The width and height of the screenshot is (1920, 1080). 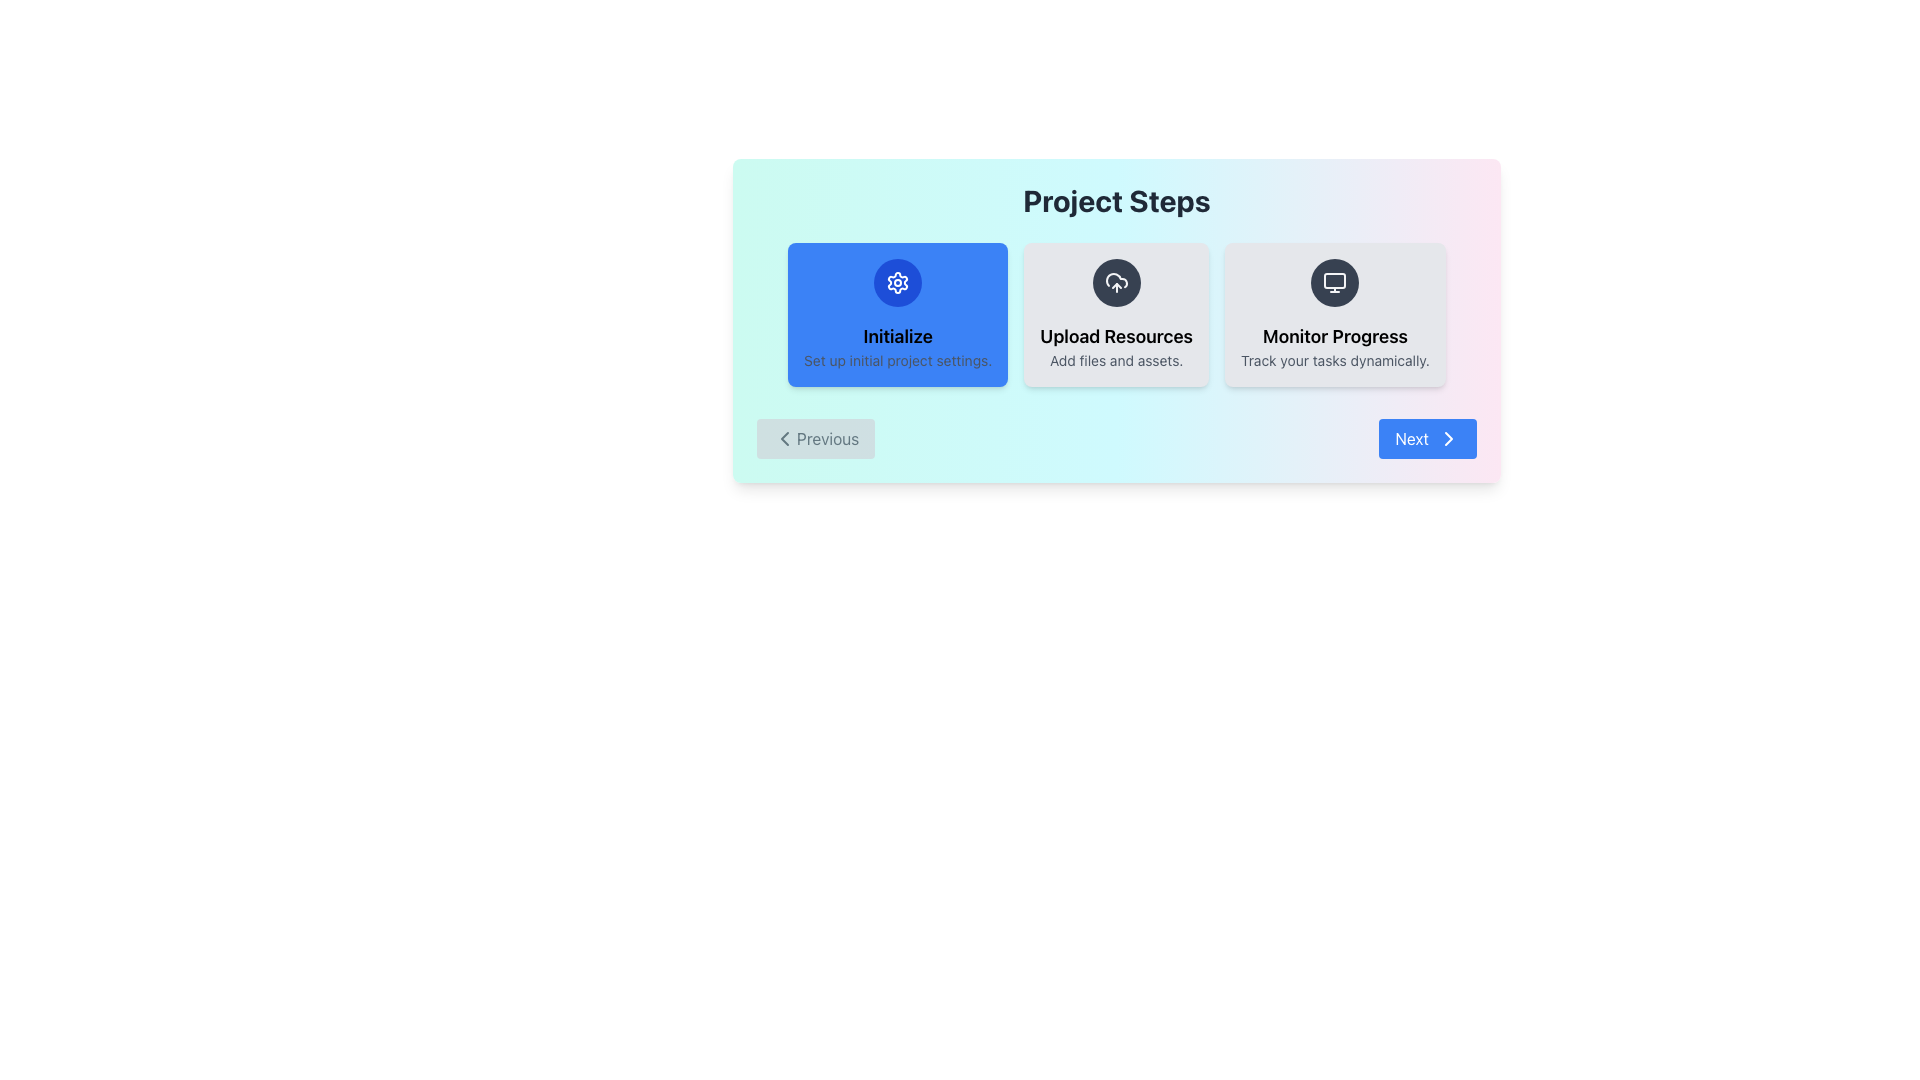 What do you see at coordinates (1449, 438) in the screenshot?
I see `the right-facing chevron icon located in the bottom-right corner of the step navigation card that contains the label 'Next'` at bounding box center [1449, 438].